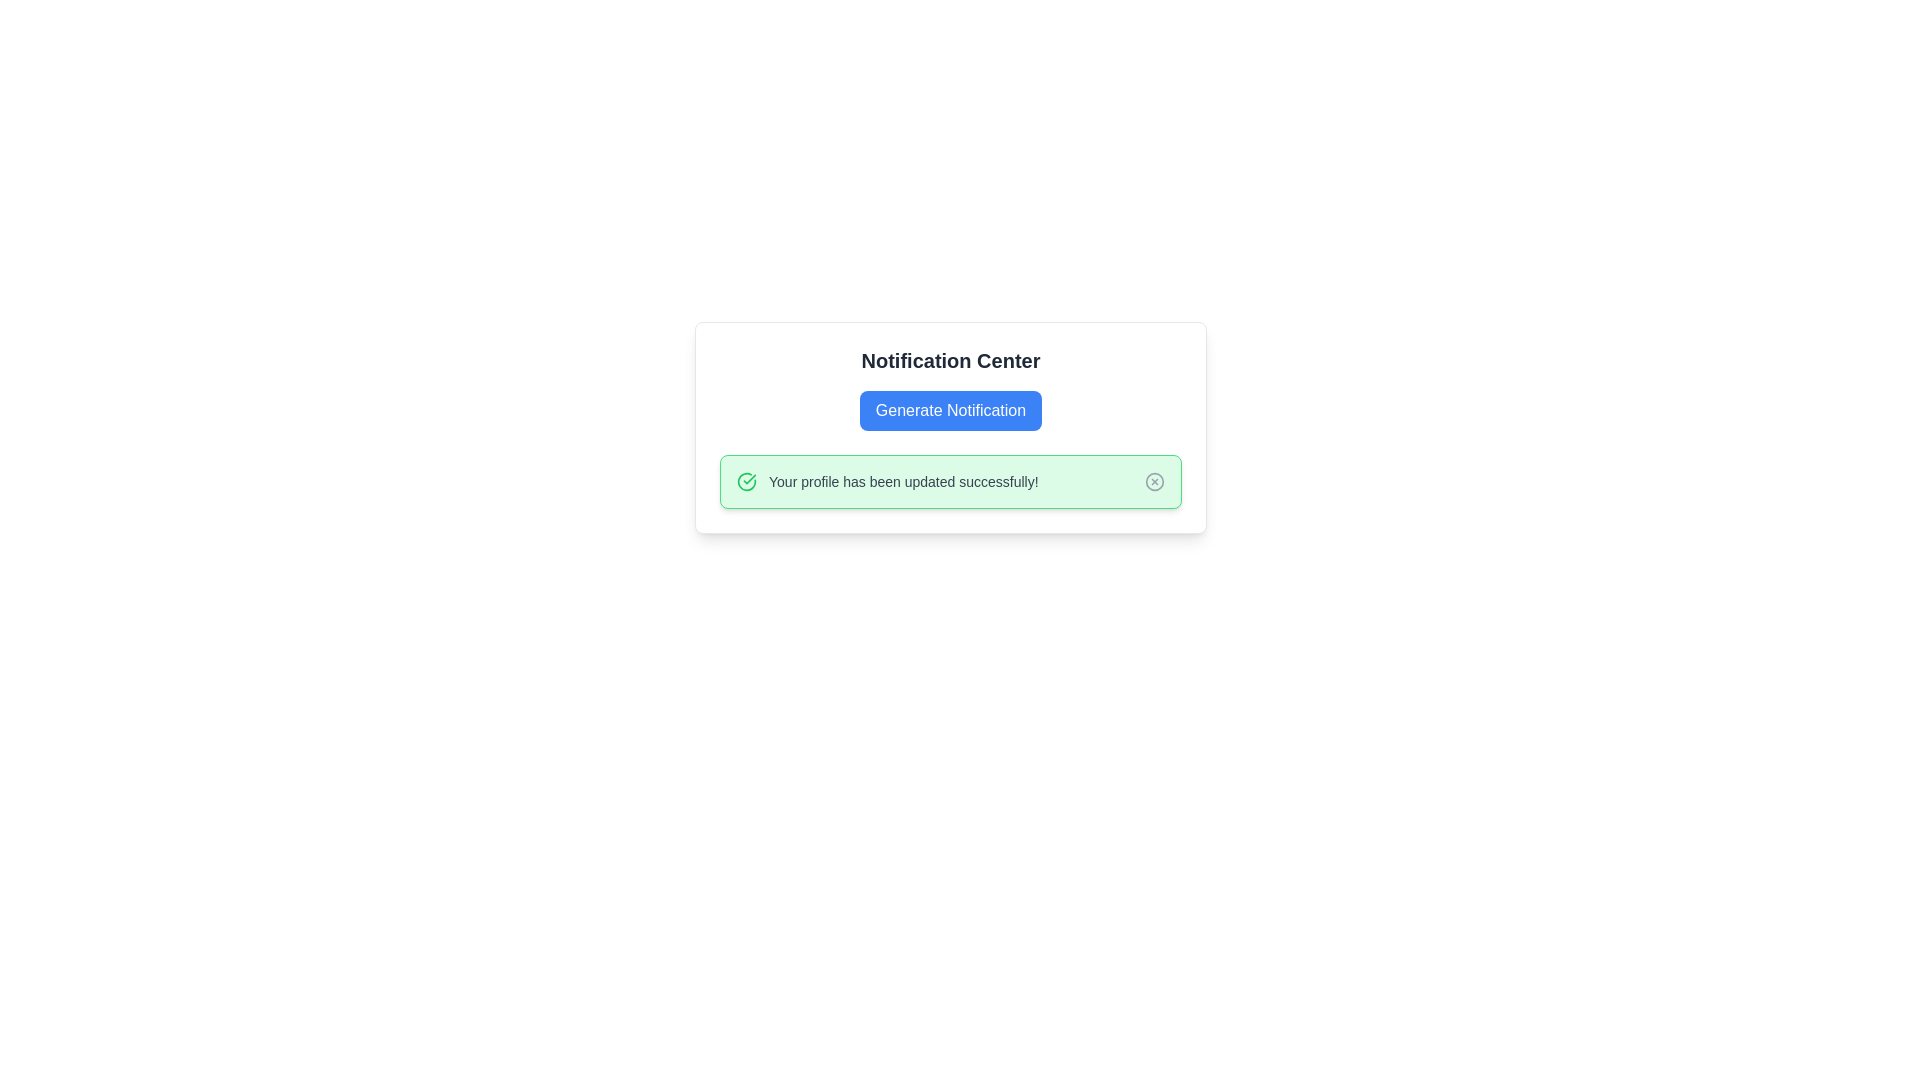  What do you see at coordinates (949, 361) in the screenshot?
I see `text of the heading displaying 'Notification Center', which is a bold, larger black font positioned at the upper center of a card layout, above the blue button labeled 'Generate Notification'` at bounding box center [949, 361].